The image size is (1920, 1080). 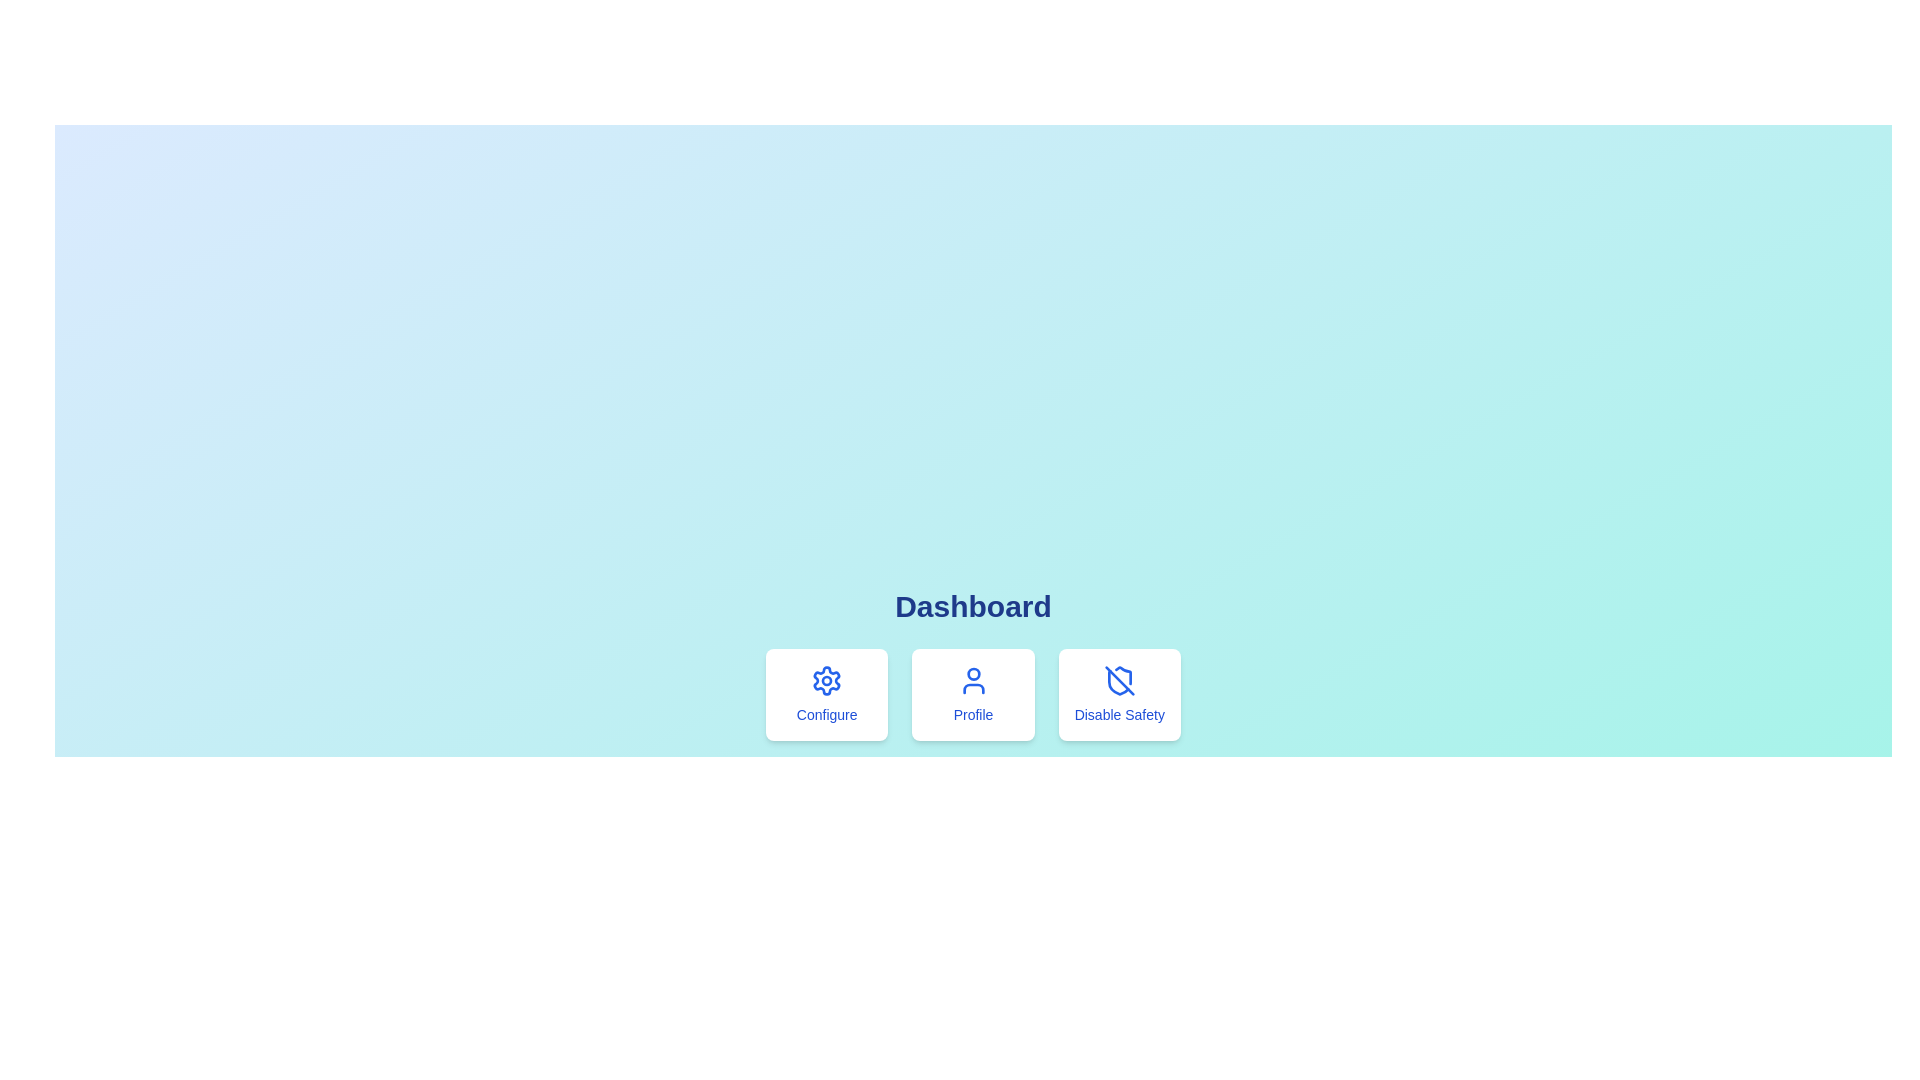 I want to click on the gear icon representing settings, so click(x=826, y=680).